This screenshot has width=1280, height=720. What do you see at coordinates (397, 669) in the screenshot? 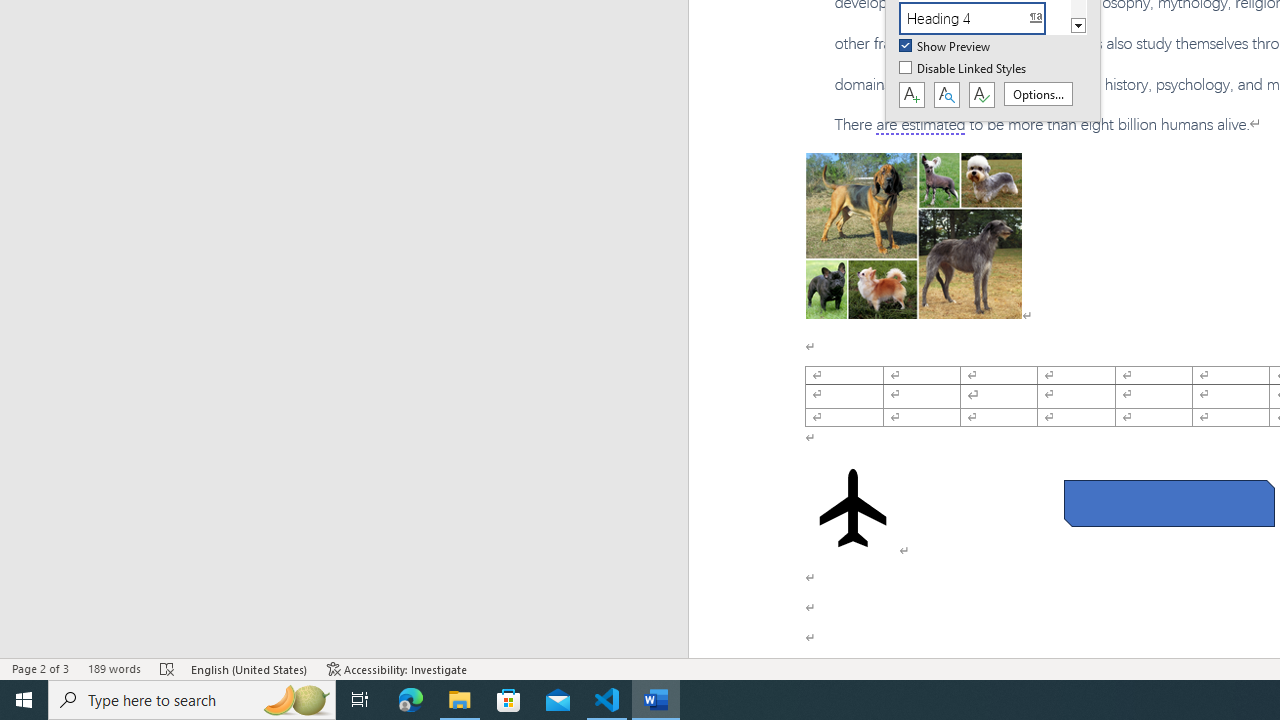
I see `'Accessibility Checker Accessibility: Investigate'` at bounding box center [397, 669].